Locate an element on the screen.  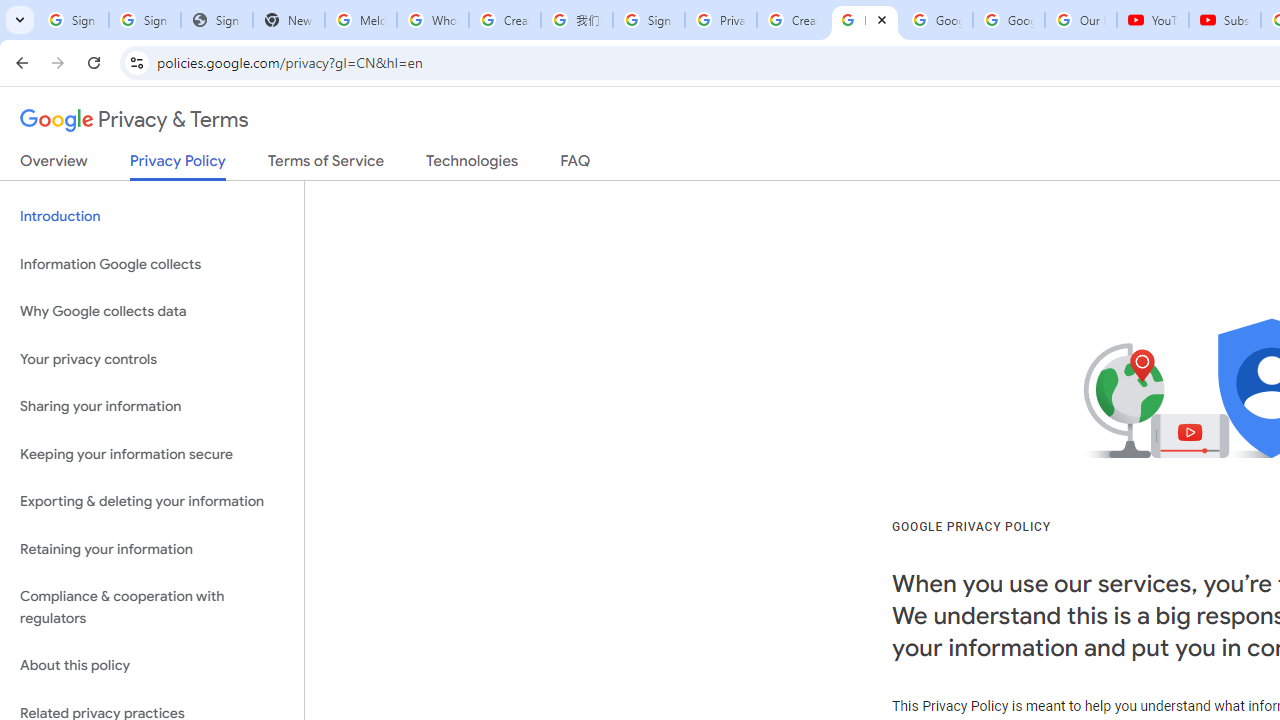
'Retaining your information' is located at coordinates (151, 549).